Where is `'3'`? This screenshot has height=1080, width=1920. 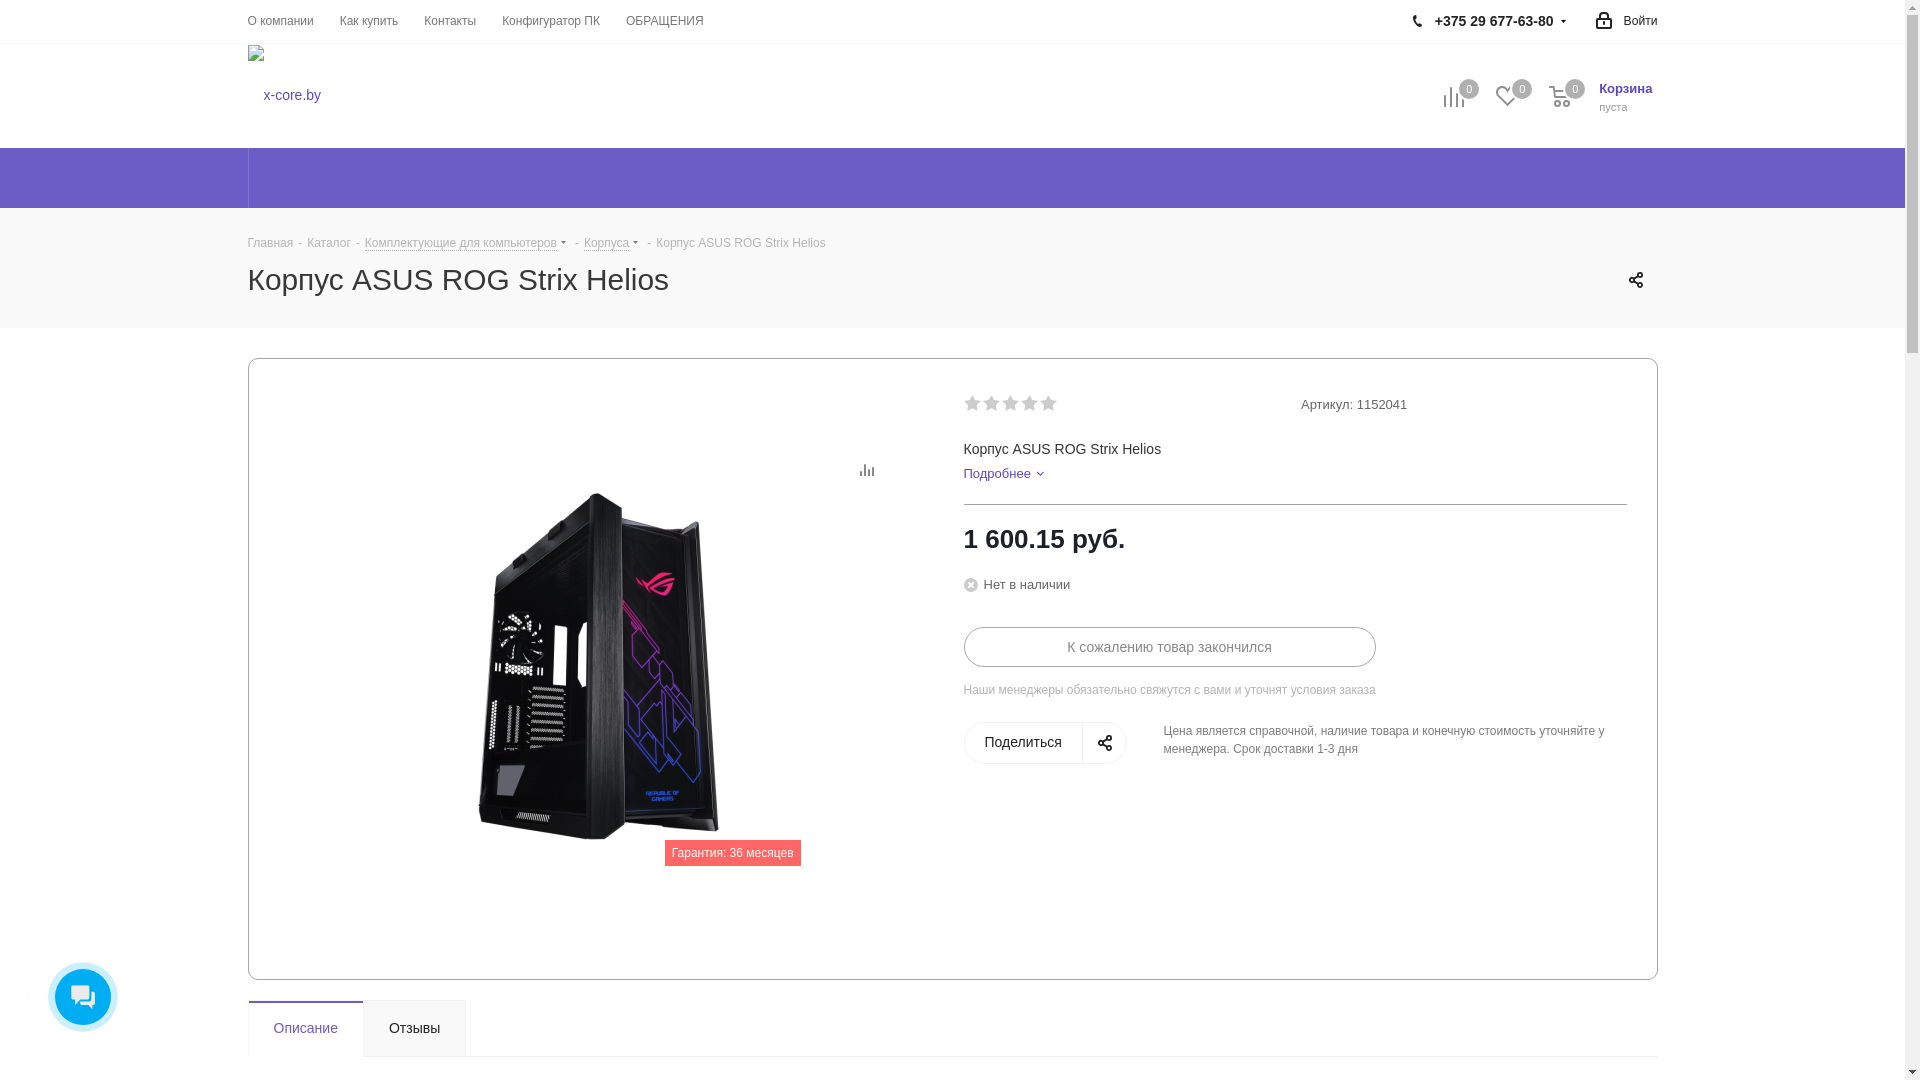
'3' is located at coordinates (1011, 404).